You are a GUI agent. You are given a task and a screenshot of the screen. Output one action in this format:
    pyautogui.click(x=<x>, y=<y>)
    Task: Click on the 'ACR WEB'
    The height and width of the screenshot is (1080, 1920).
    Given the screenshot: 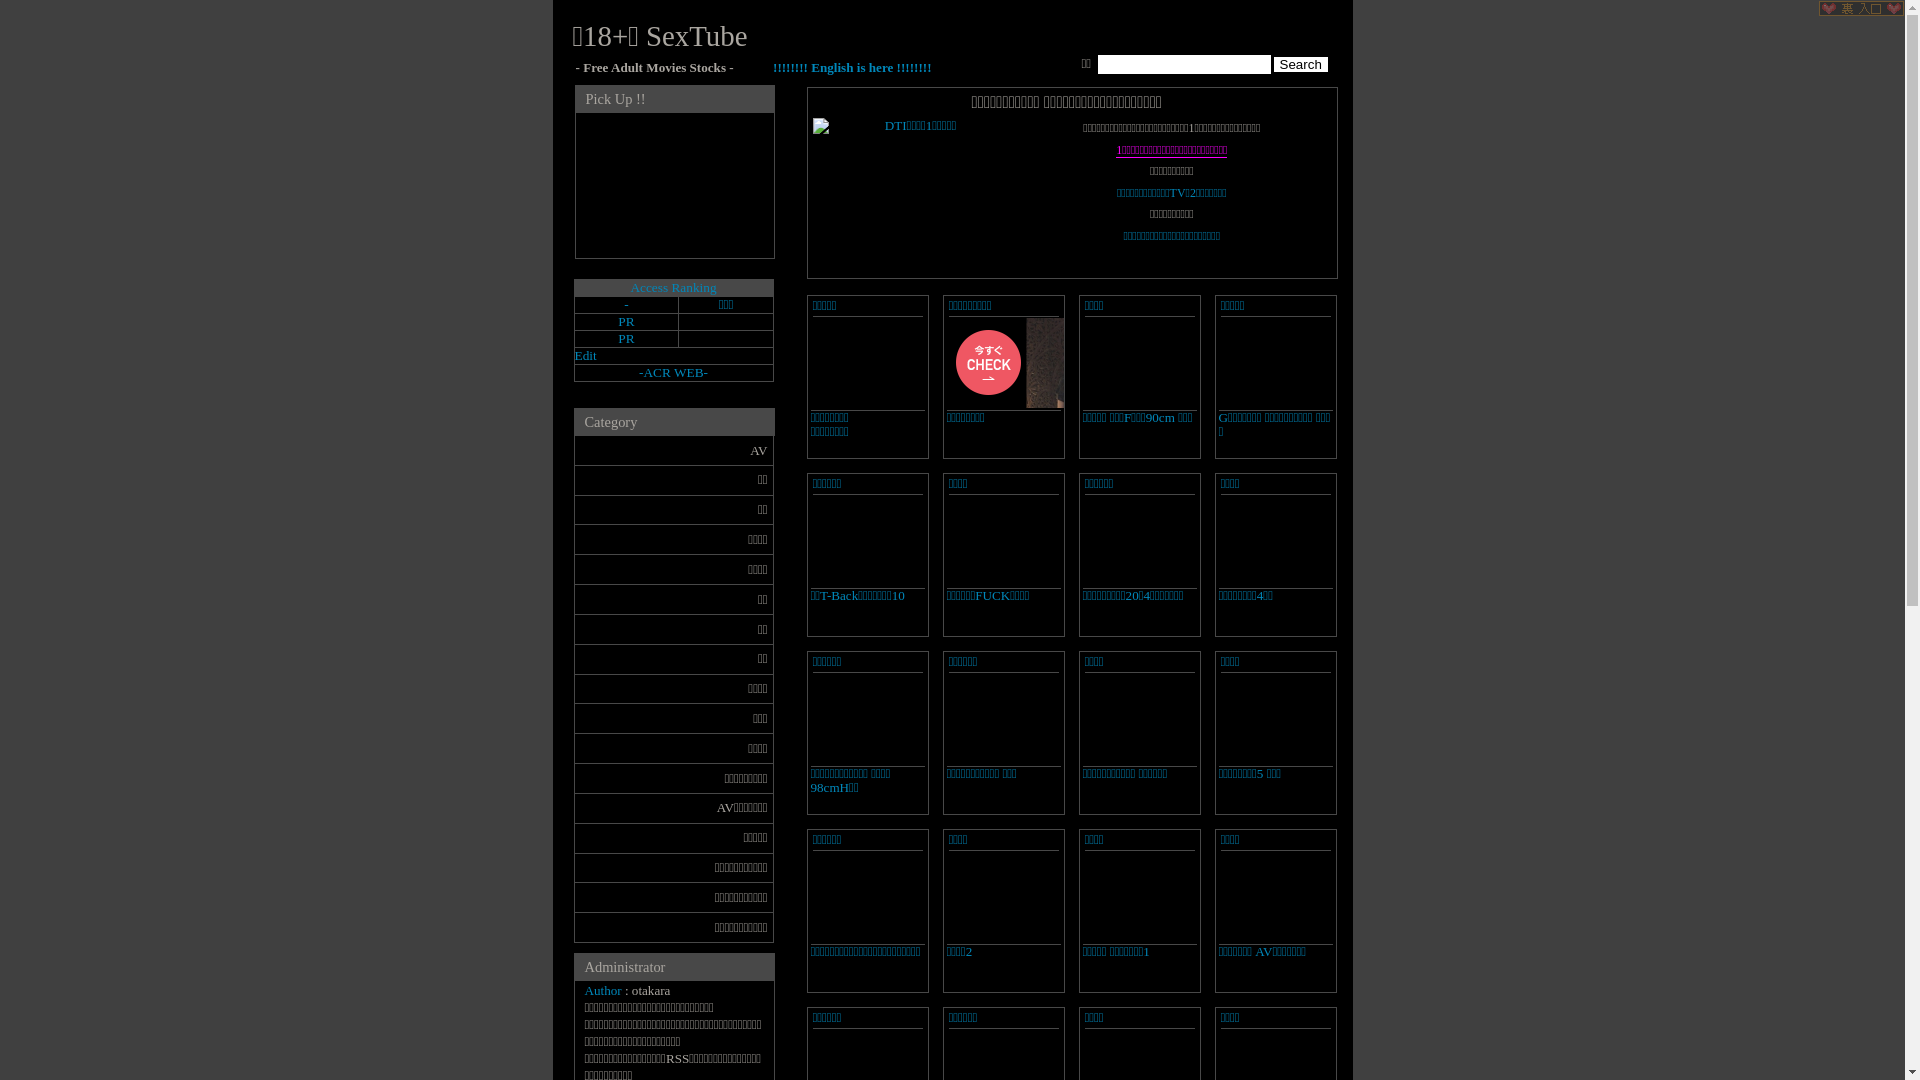 What is the action you would take?
    pyautogui.click(x=672, y=372)
    